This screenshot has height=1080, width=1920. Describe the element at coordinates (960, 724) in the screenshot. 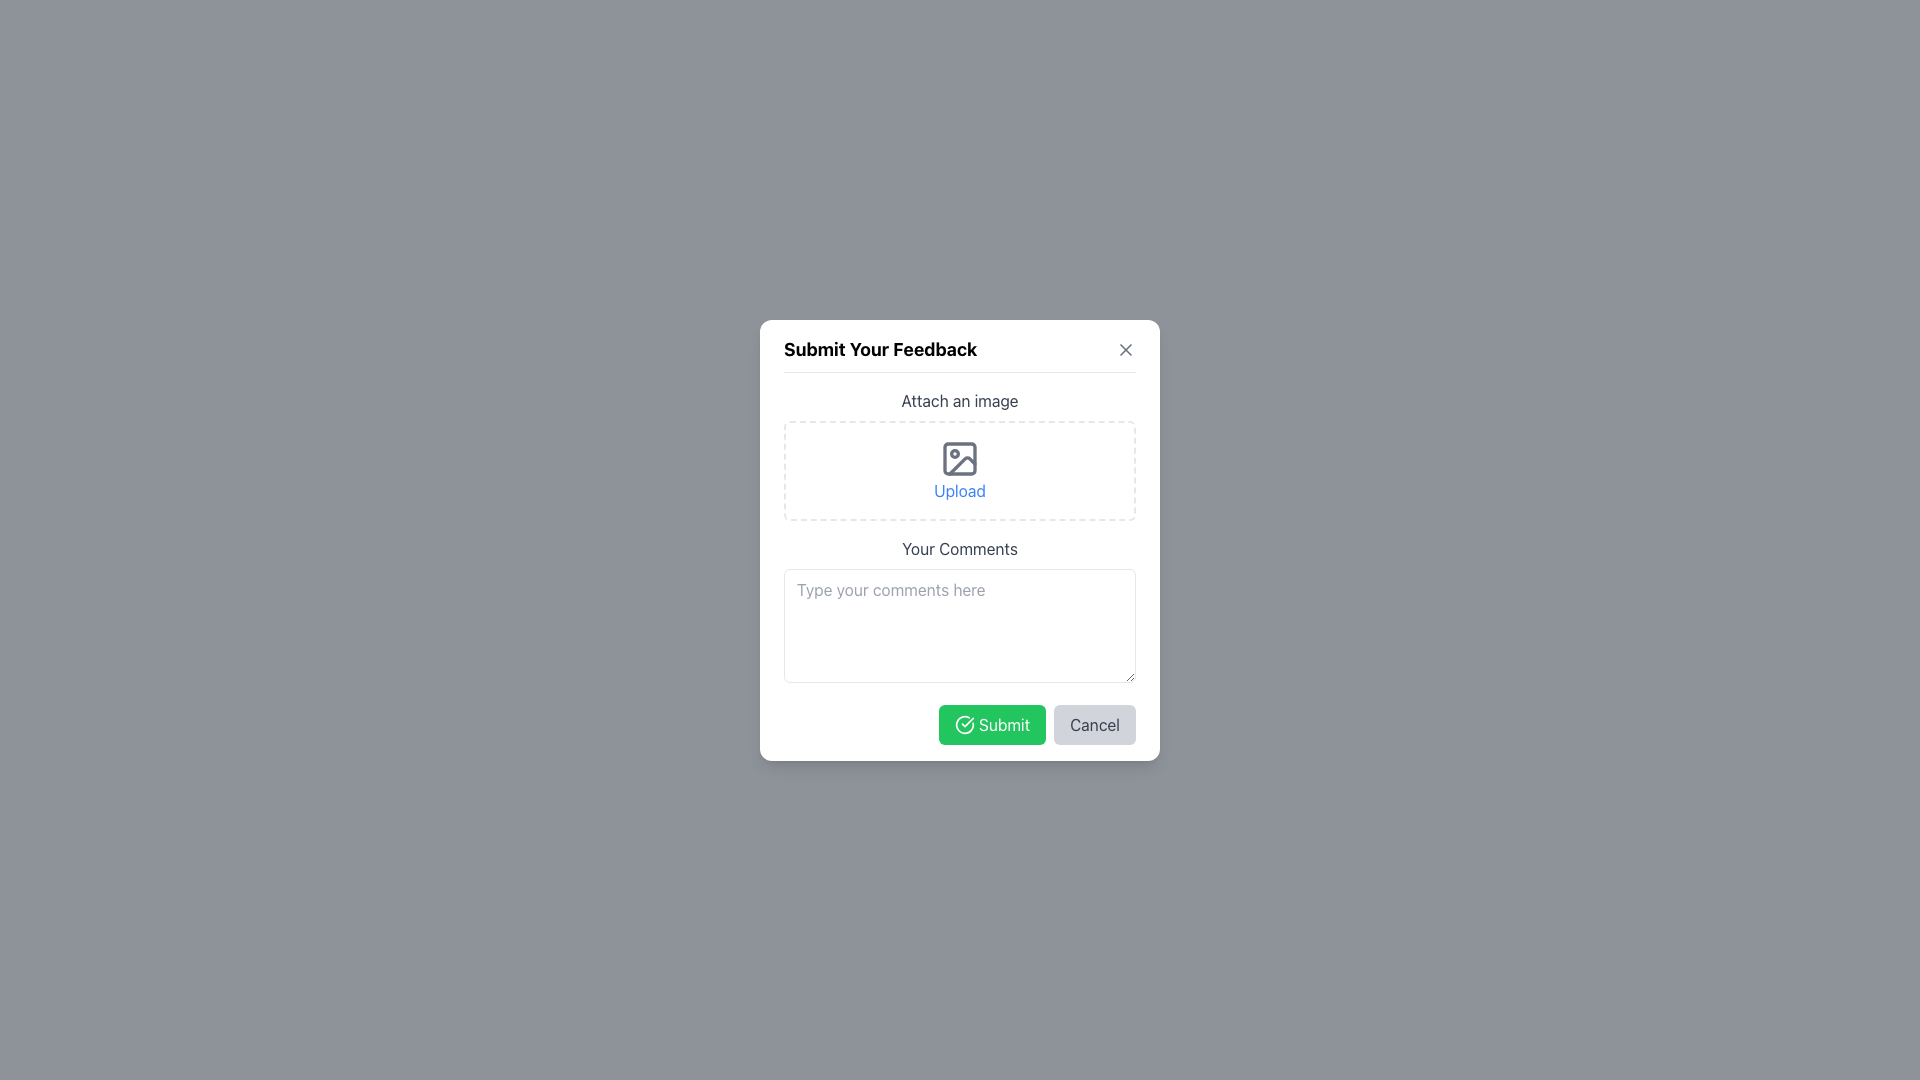

I see `the 'Submit' button in the Button Group for keyboard navigation` at that location.